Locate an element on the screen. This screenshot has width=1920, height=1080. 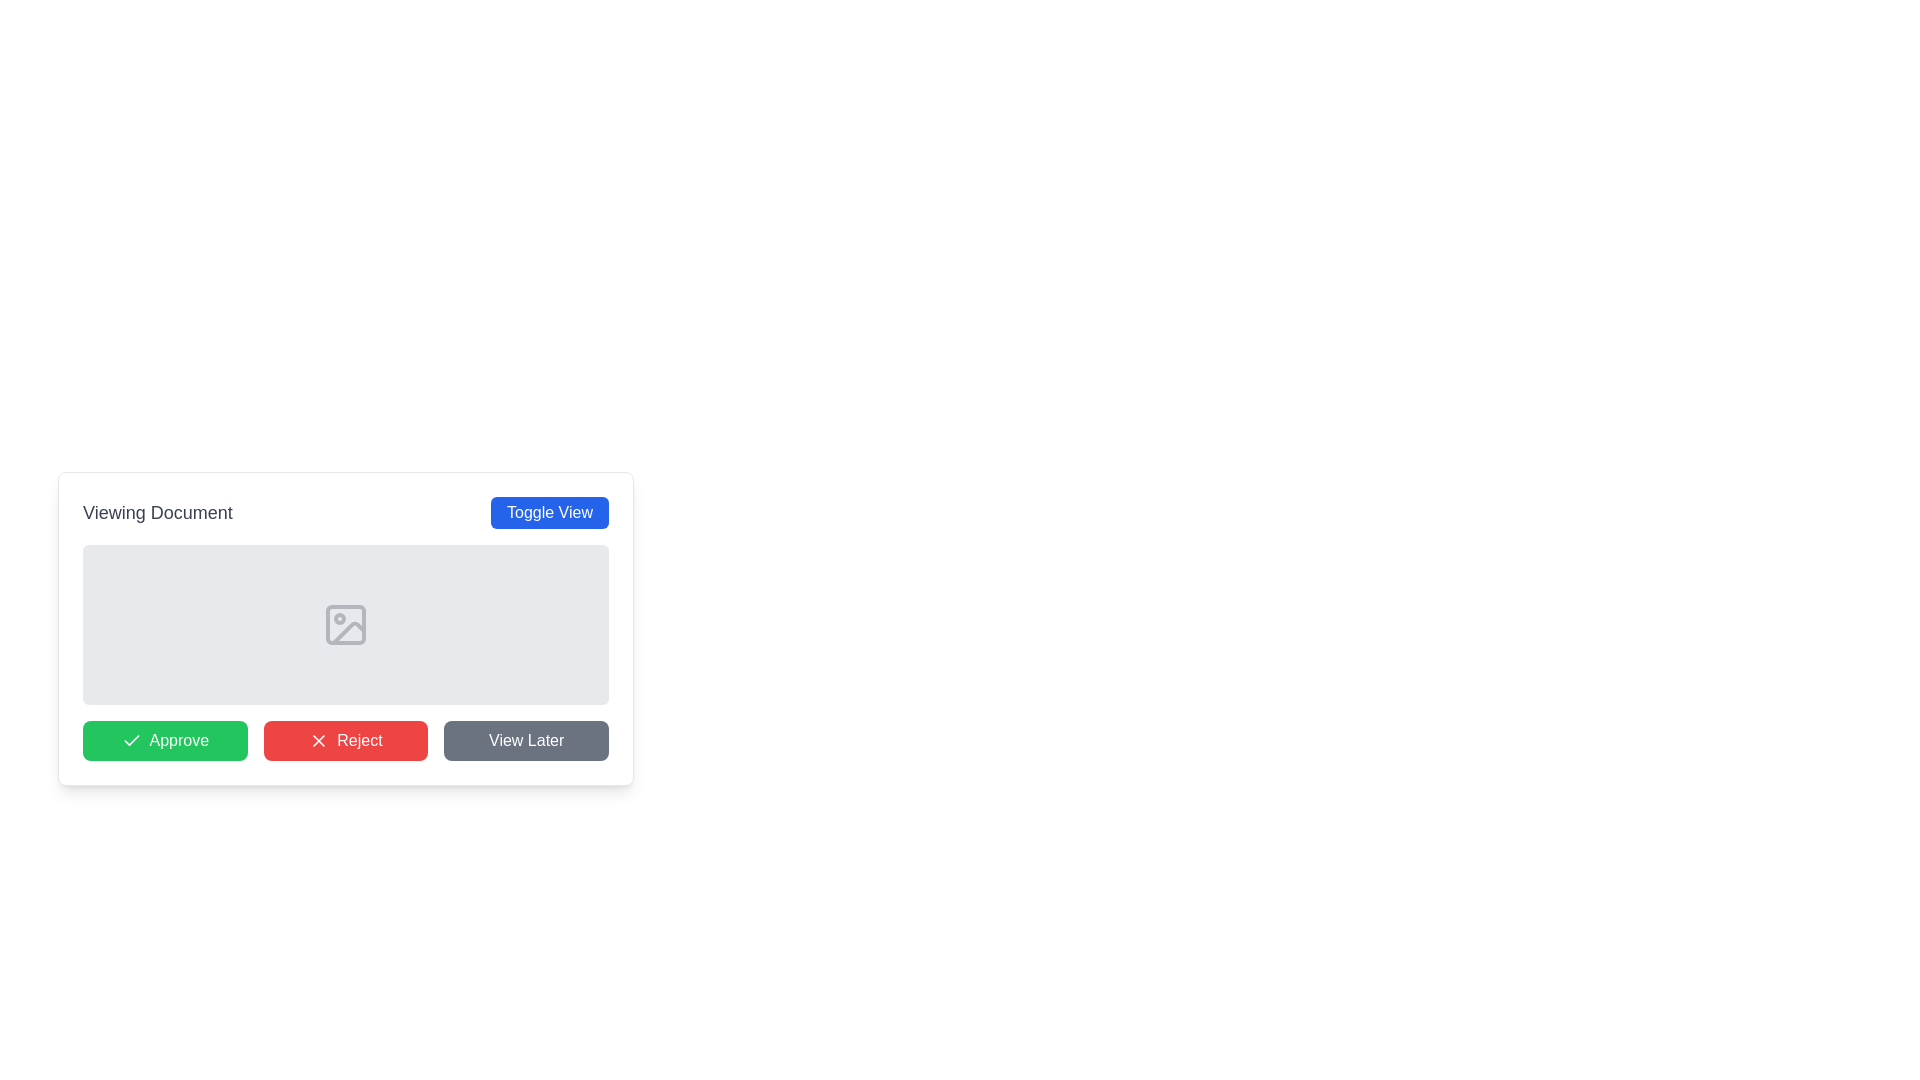
the button group located at the bottom of the document preview section is located at coordinates (345, 740).